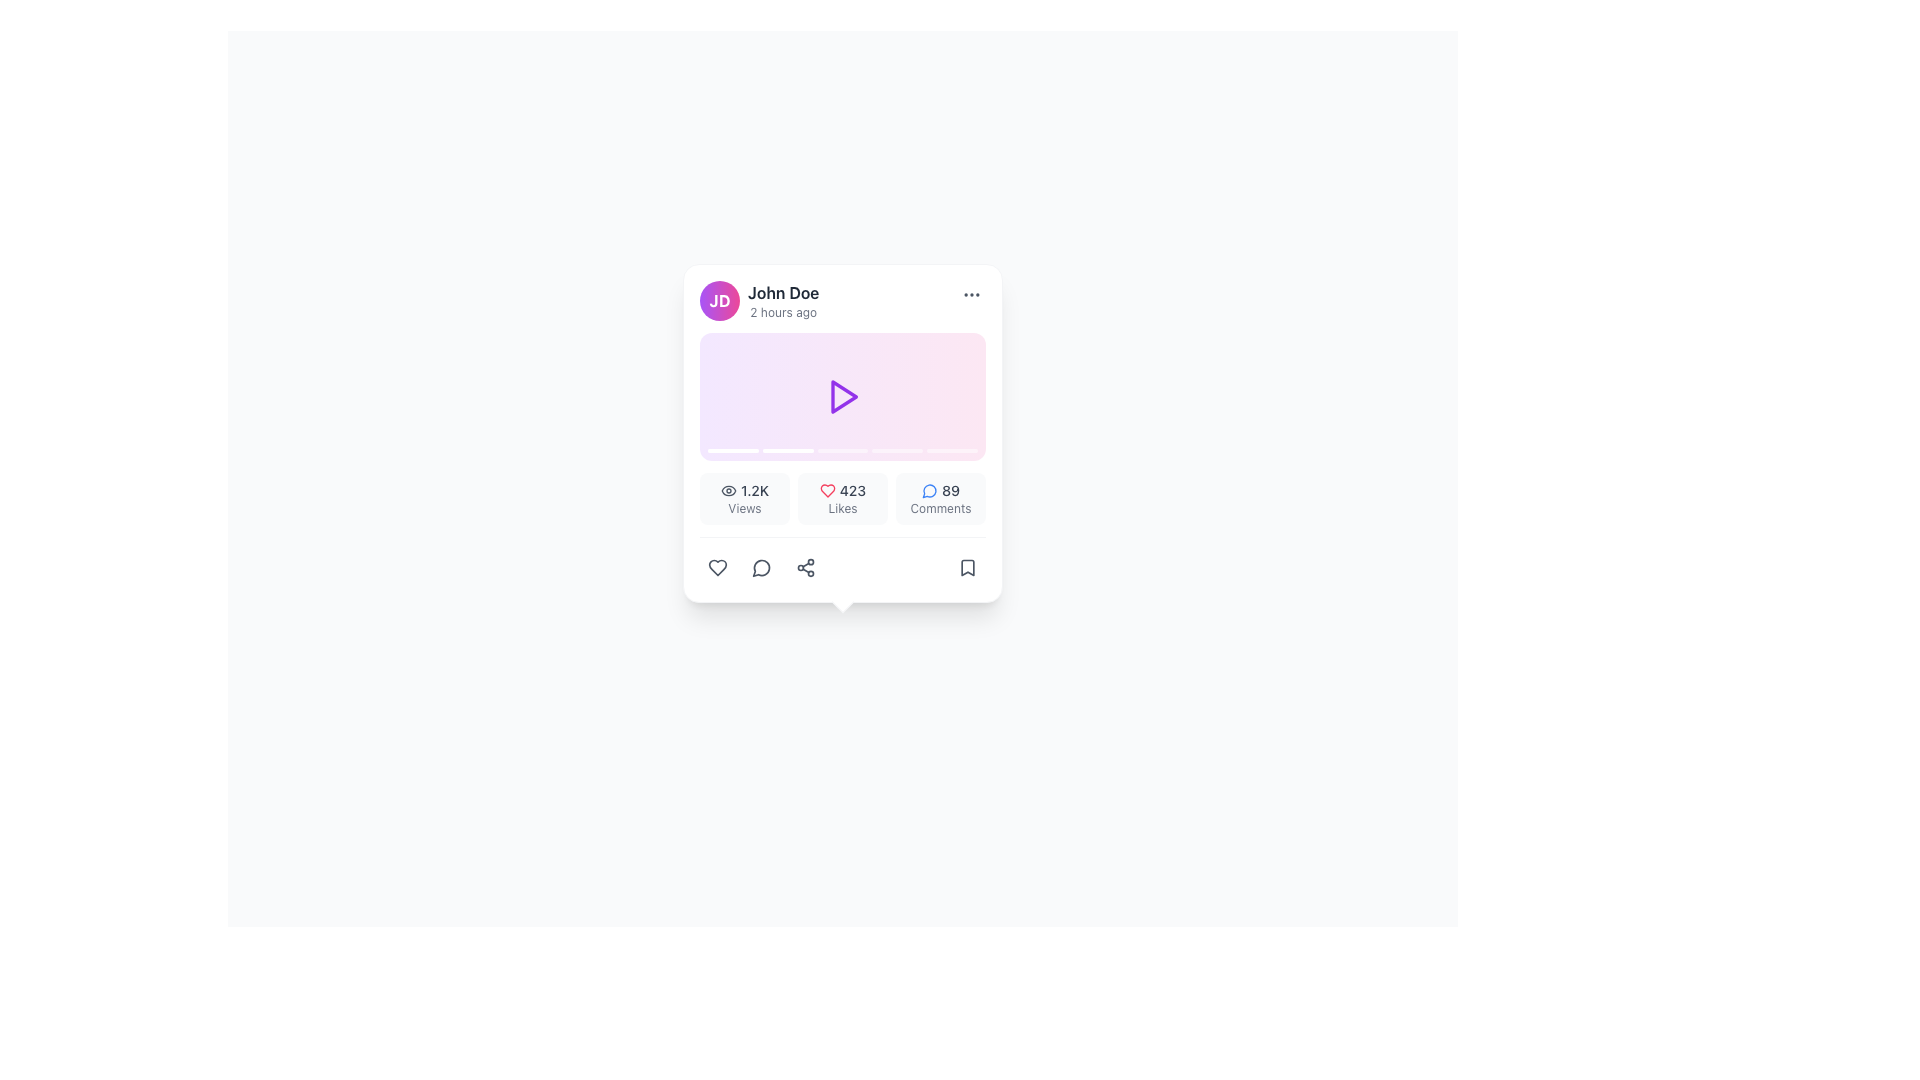 The width and height of the screenshot is (1920, 1080). What do you see at coordinates (939, 508) in the screenshot?
I see `the descriptive label for the comments section located directly beneath the numeric text '89' and to the right of a small speech bubble icon` at bounding box center [939, 508].